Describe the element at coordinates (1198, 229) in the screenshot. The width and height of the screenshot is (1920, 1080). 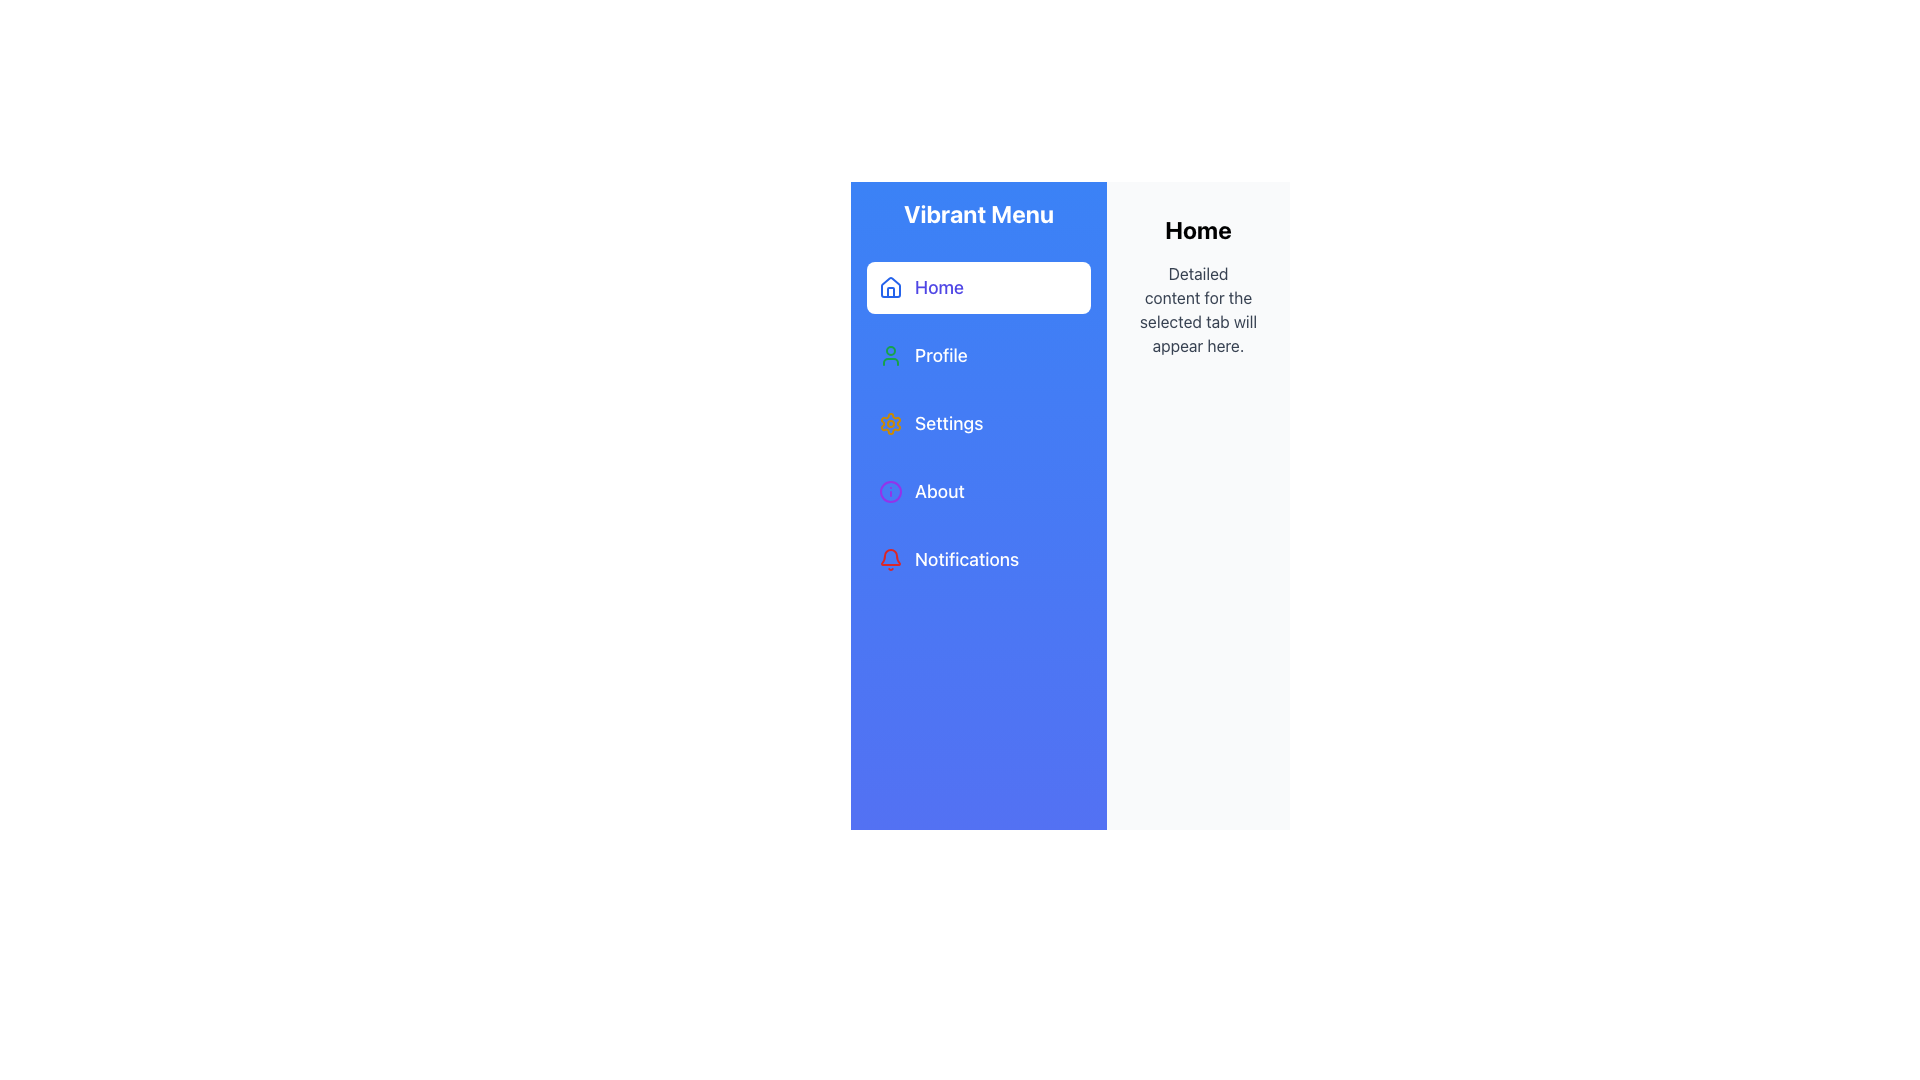
I see `the bold headline text label displaying 'Home', which is located at the top of the right-side panel and visually distinct due to its font weight and size` at that location.